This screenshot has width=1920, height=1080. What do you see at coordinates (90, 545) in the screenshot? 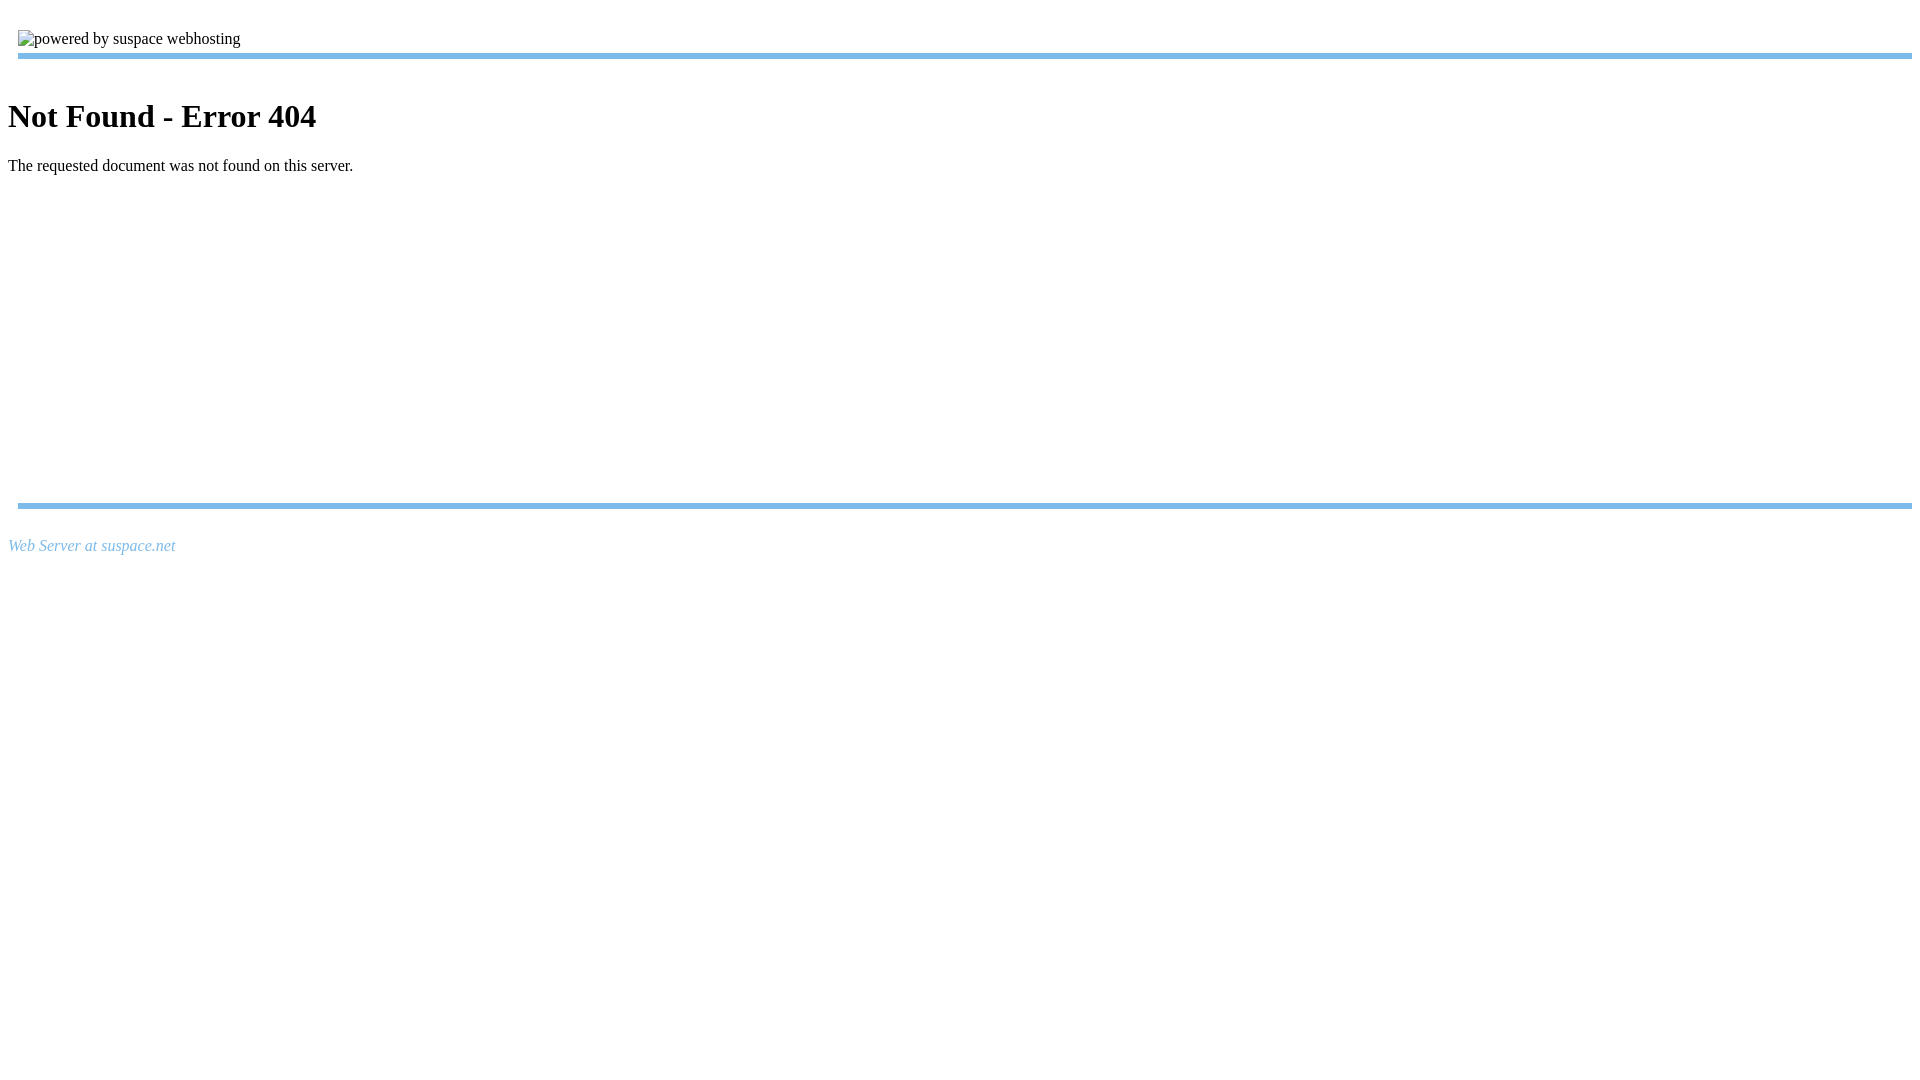
I see `'Web Server at suspace.net'` at bounding box center [90, 545].